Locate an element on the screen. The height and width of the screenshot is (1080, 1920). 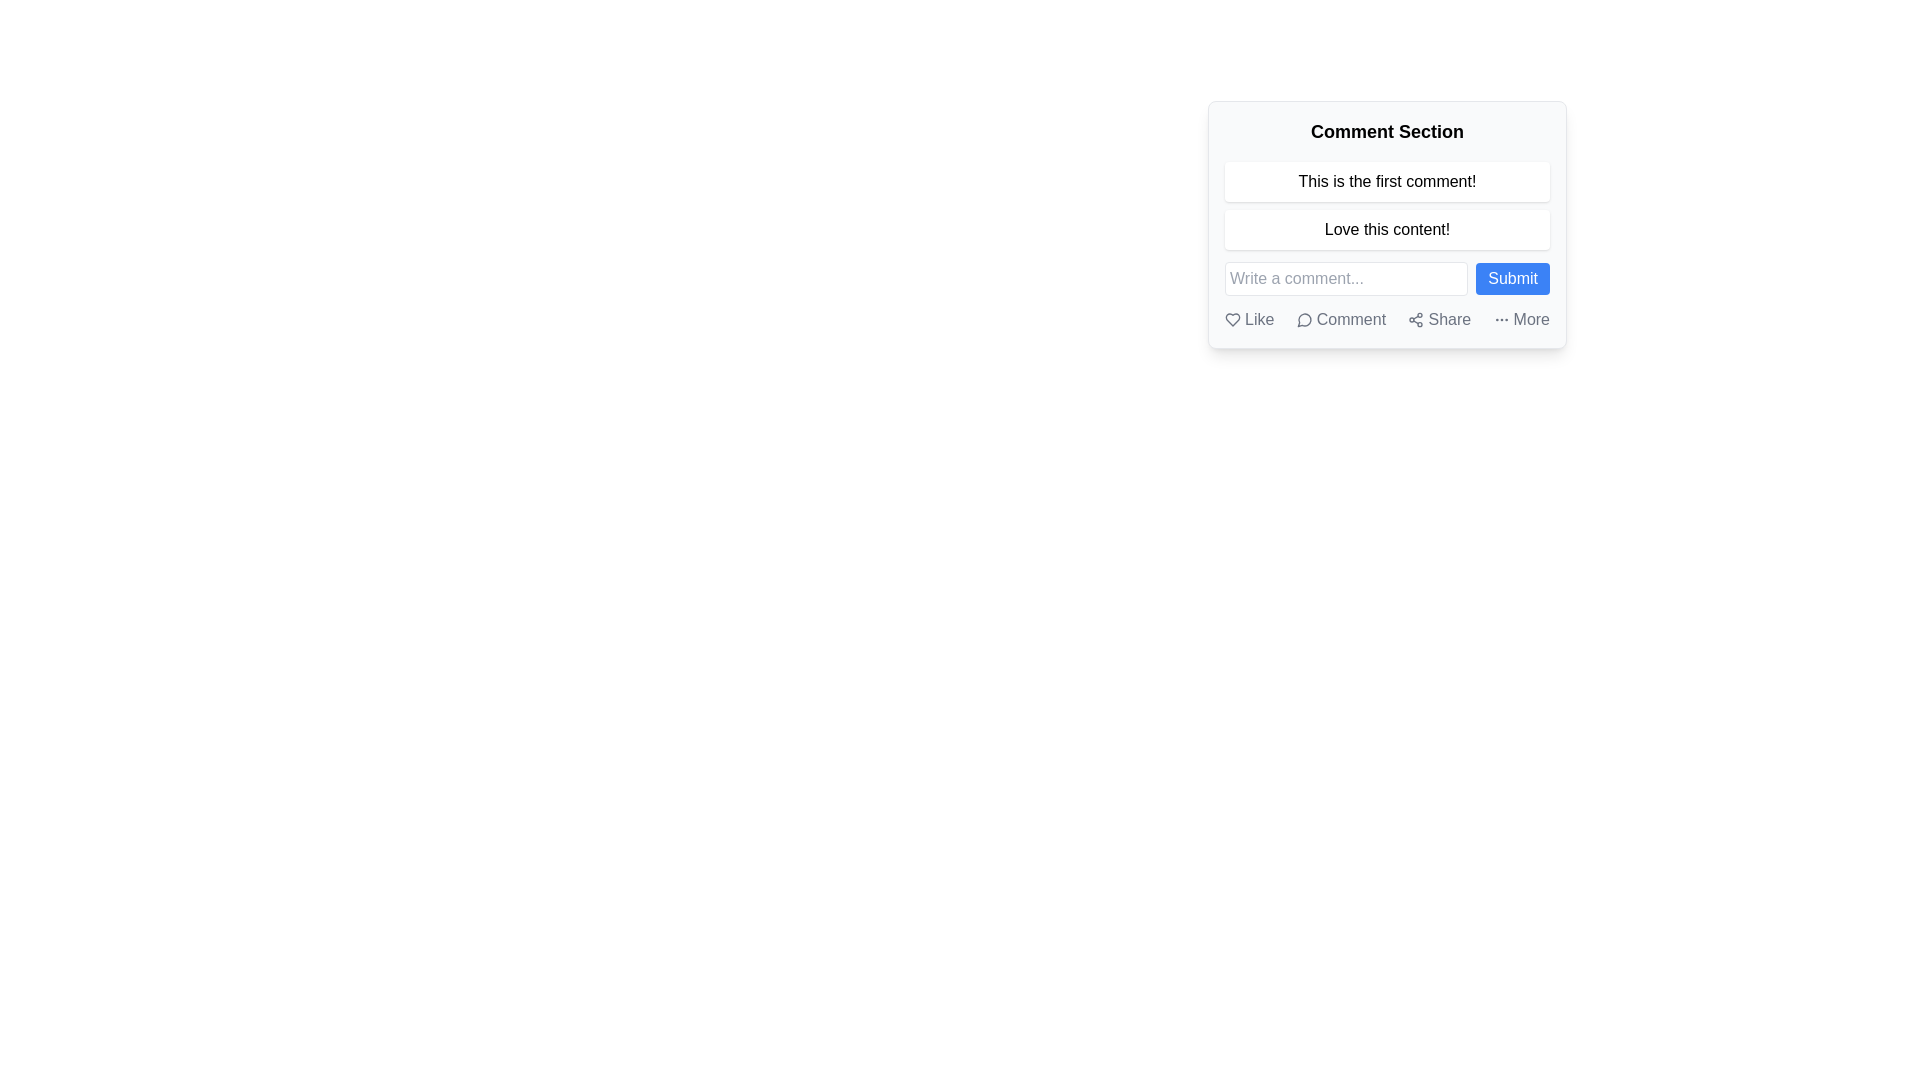
the 'Like' label or icon in the Horizontal action menu located at the bottom of the comment section is located at coordinates (1386, 319).